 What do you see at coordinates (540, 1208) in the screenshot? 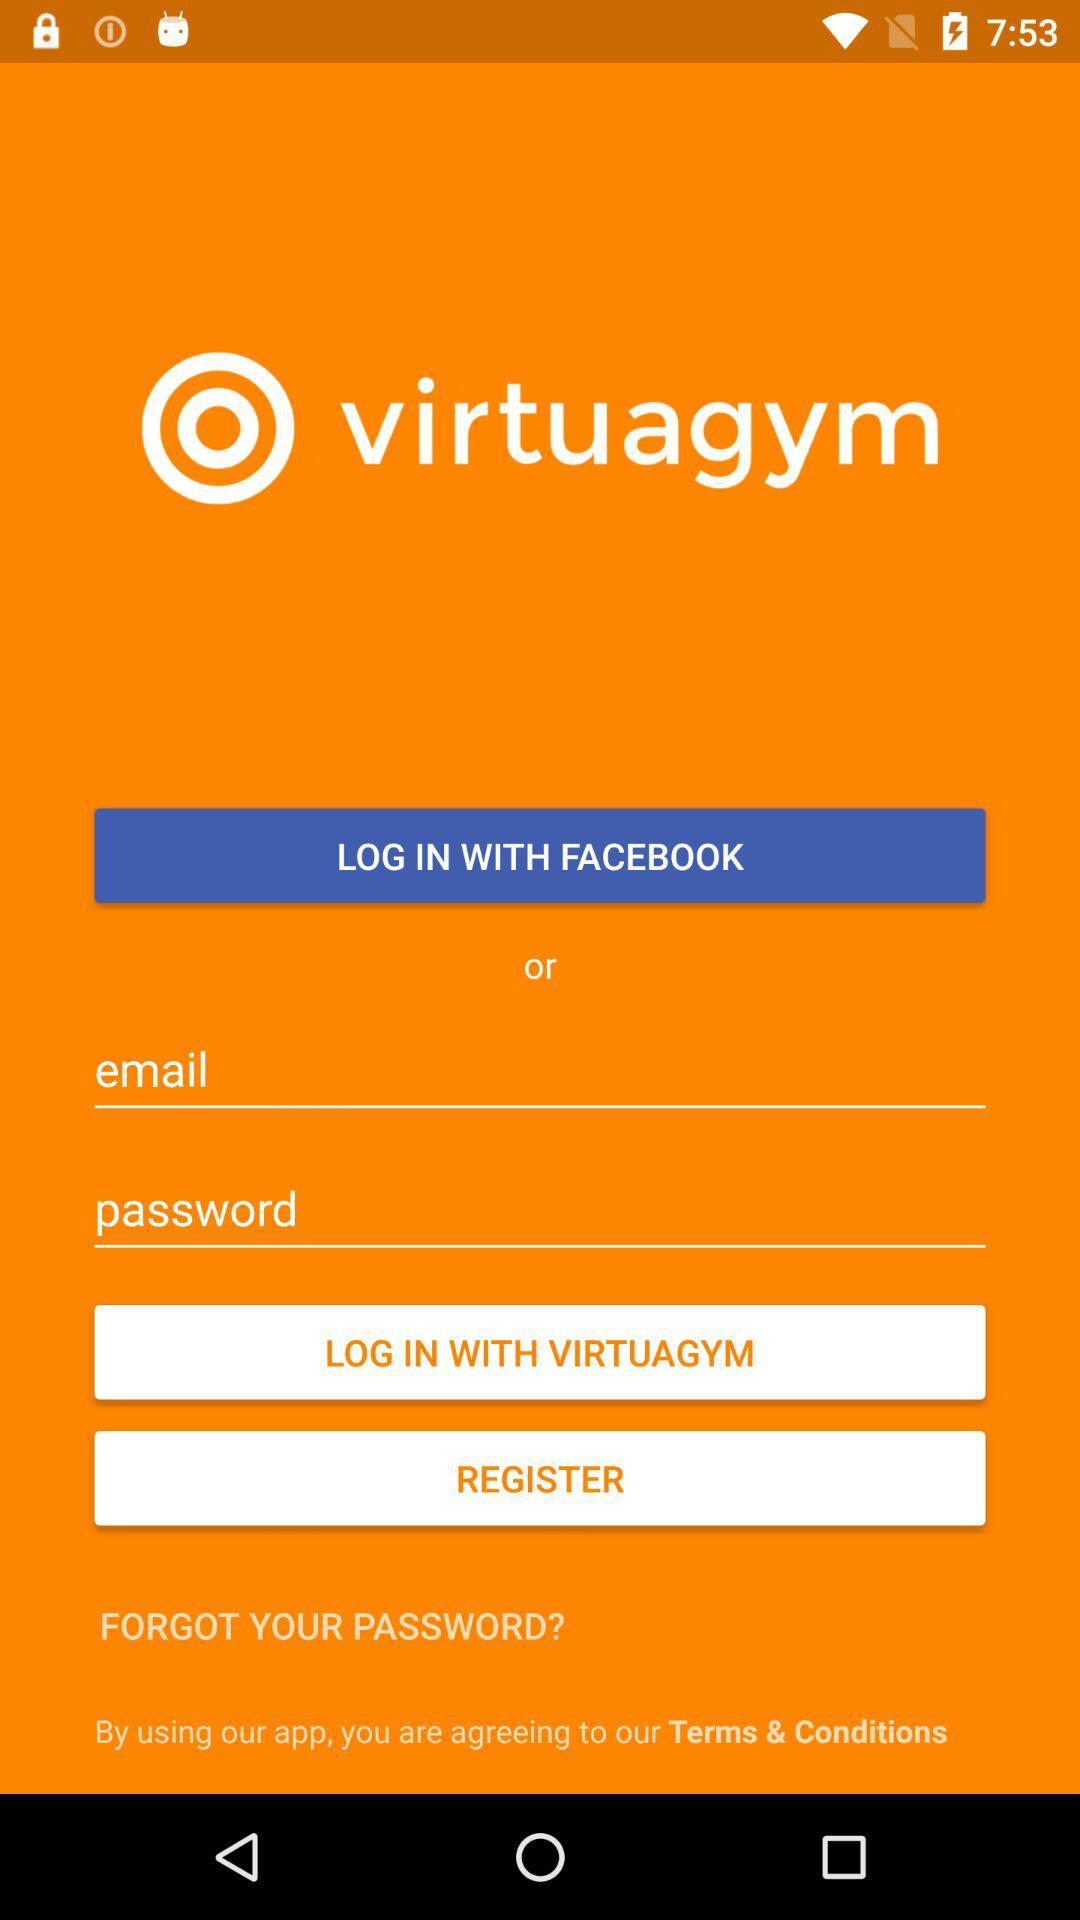
I see `password` at bounding box center [540, 1208].